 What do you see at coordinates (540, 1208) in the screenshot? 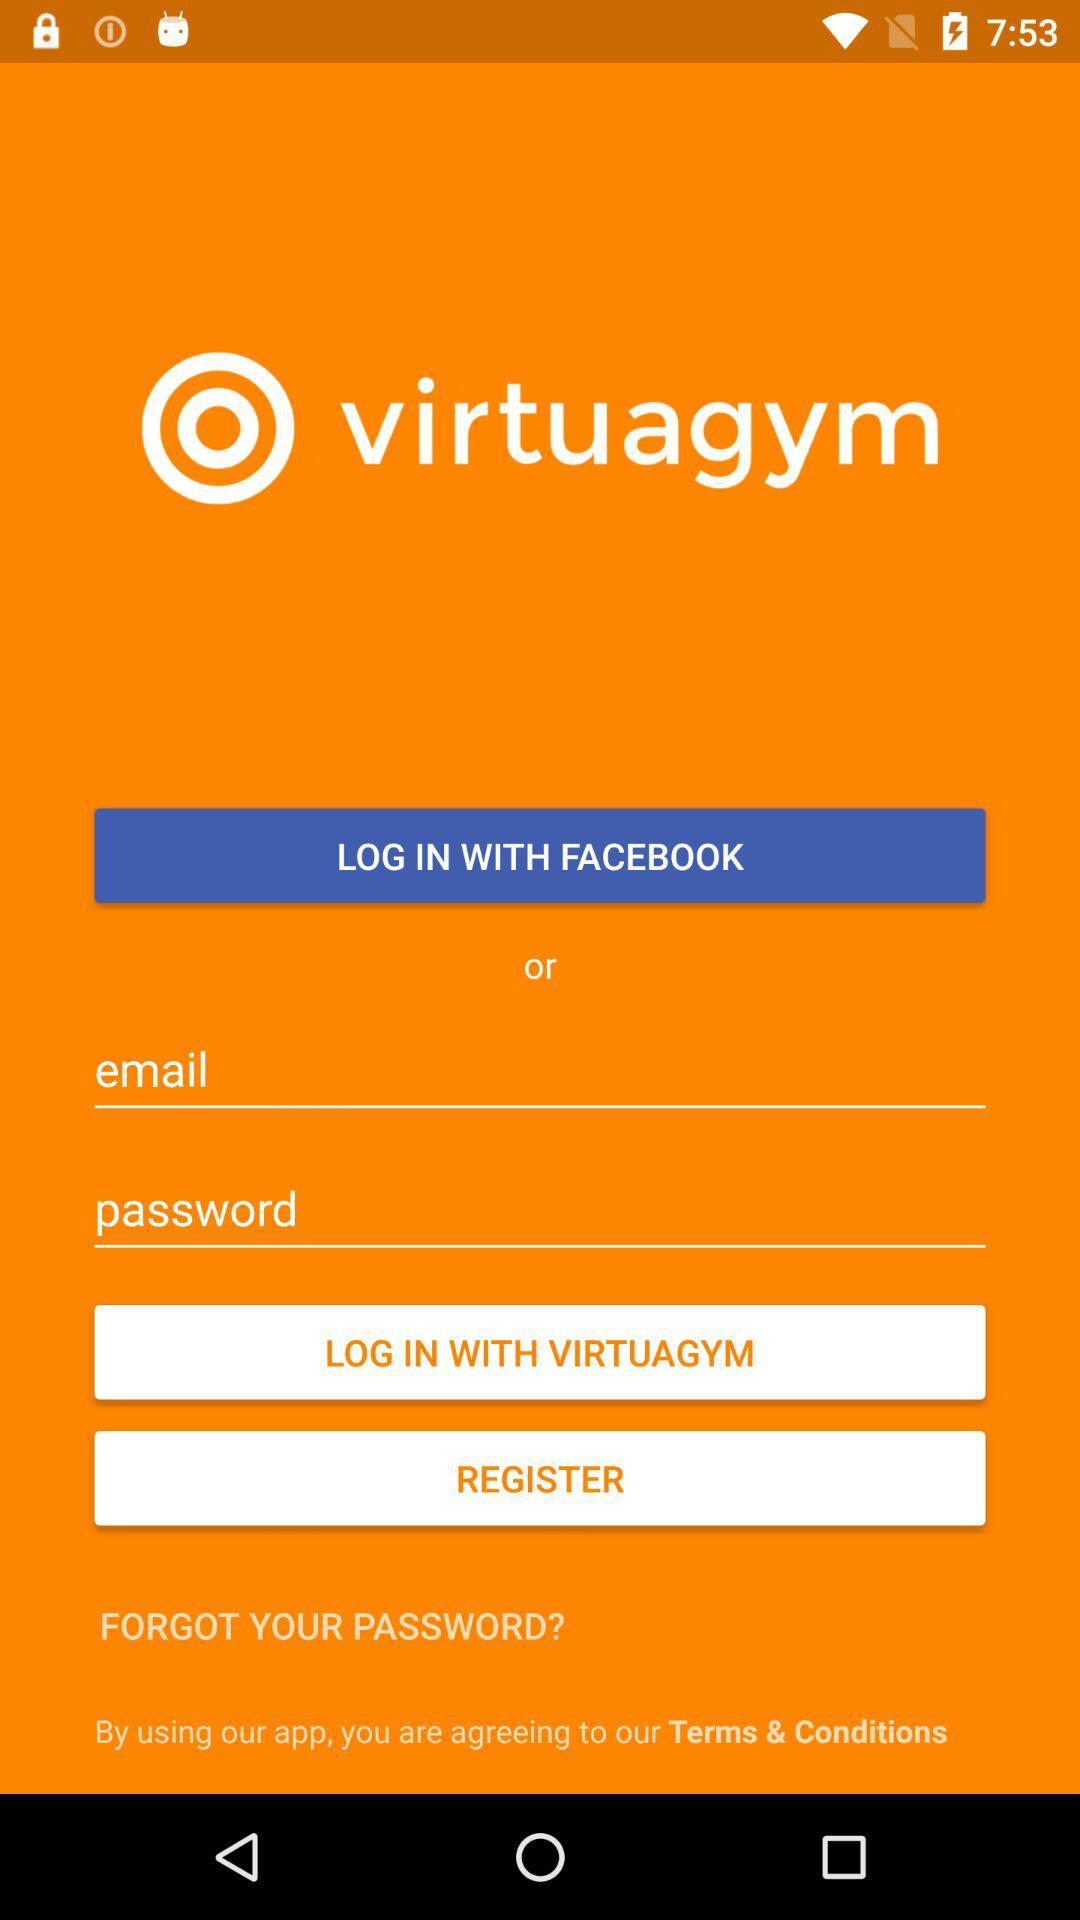
I see `password` at bounding box center [540, 1208].